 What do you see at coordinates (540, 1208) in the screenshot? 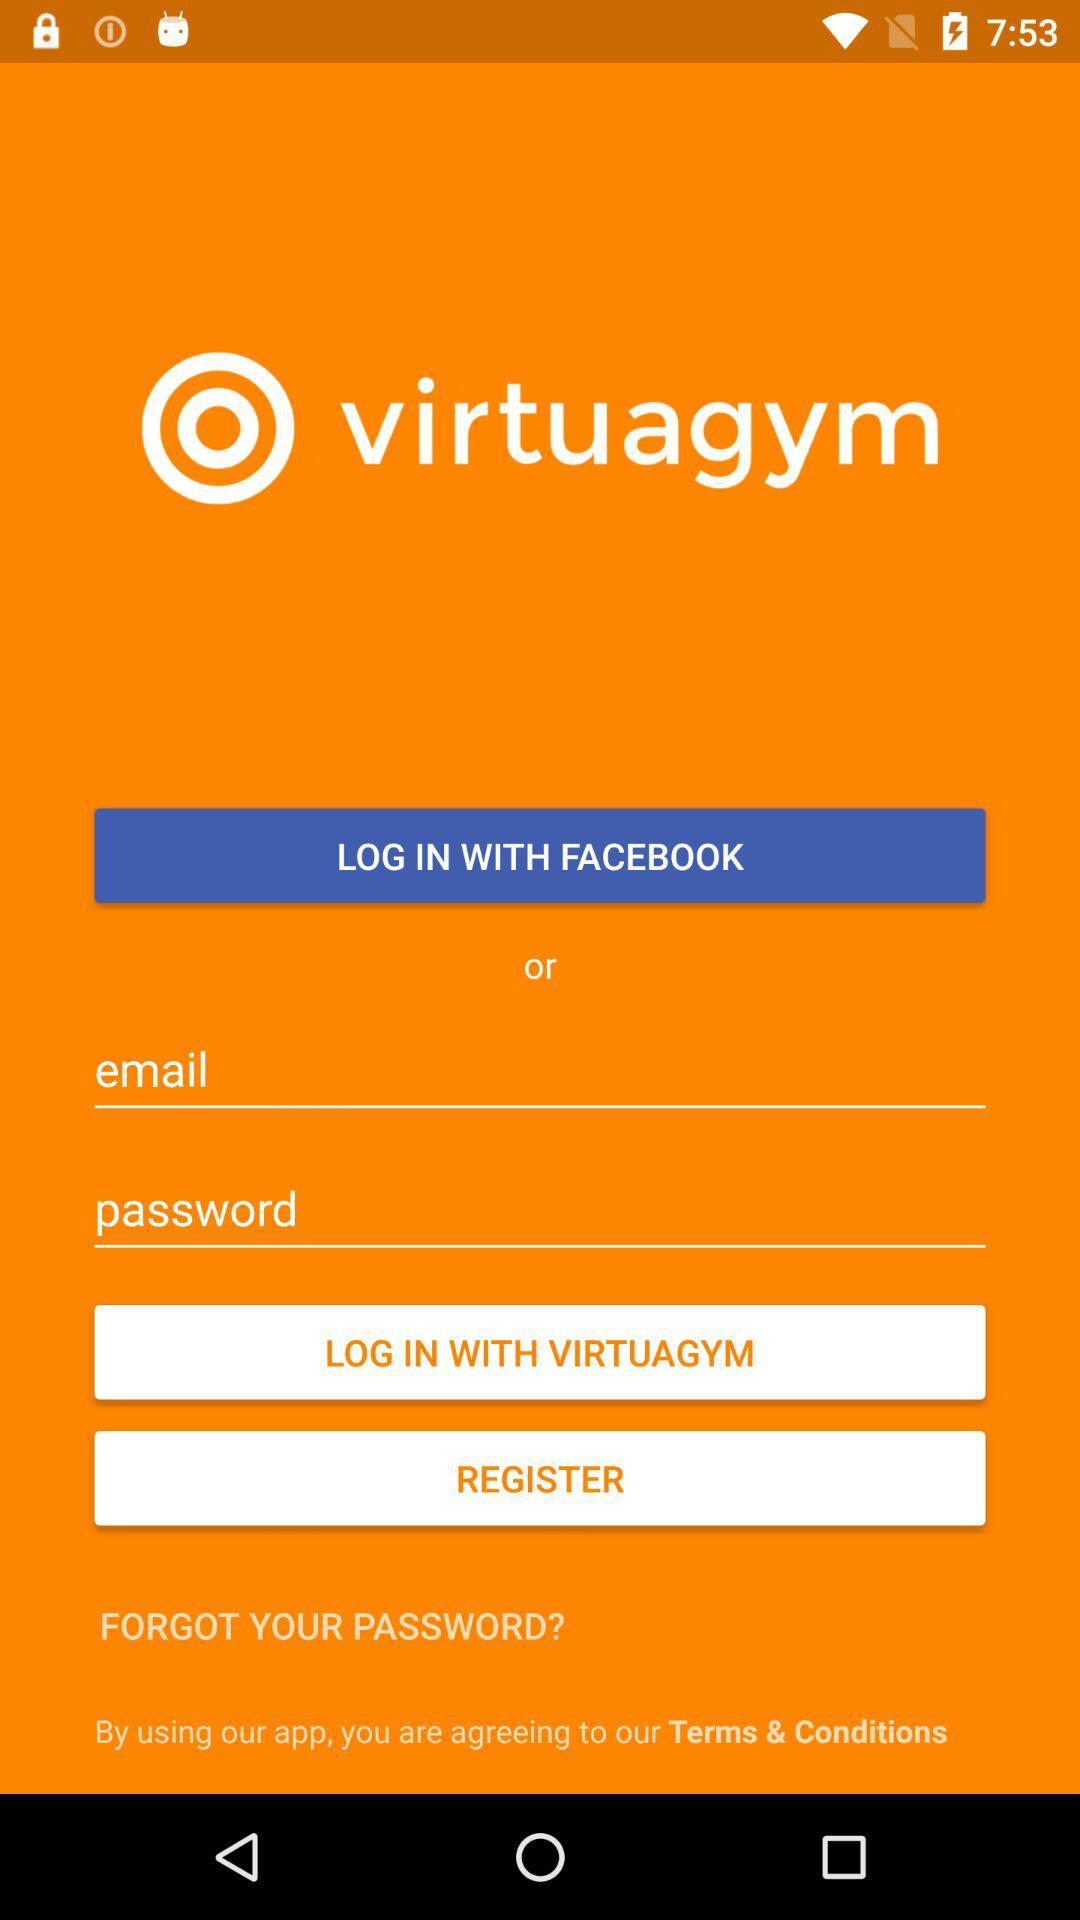
I see `password` at bounding box center [540, 1208].